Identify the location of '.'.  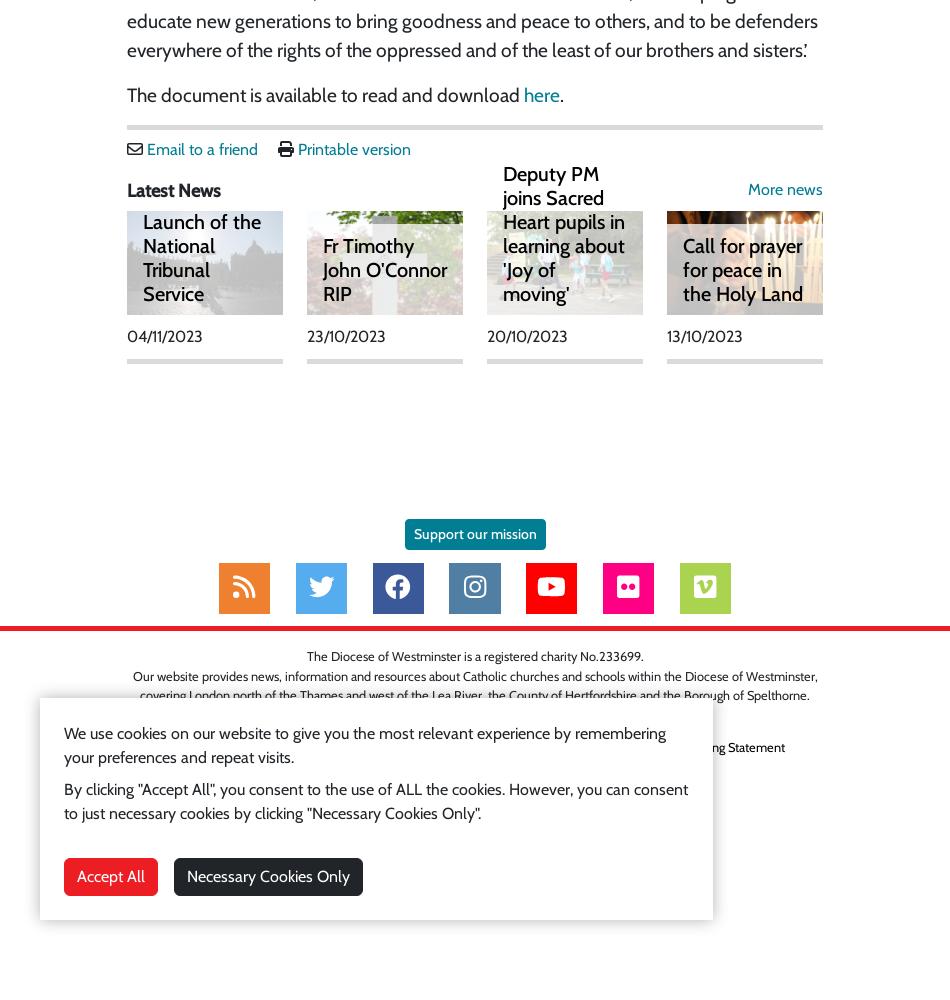
(560, 93).